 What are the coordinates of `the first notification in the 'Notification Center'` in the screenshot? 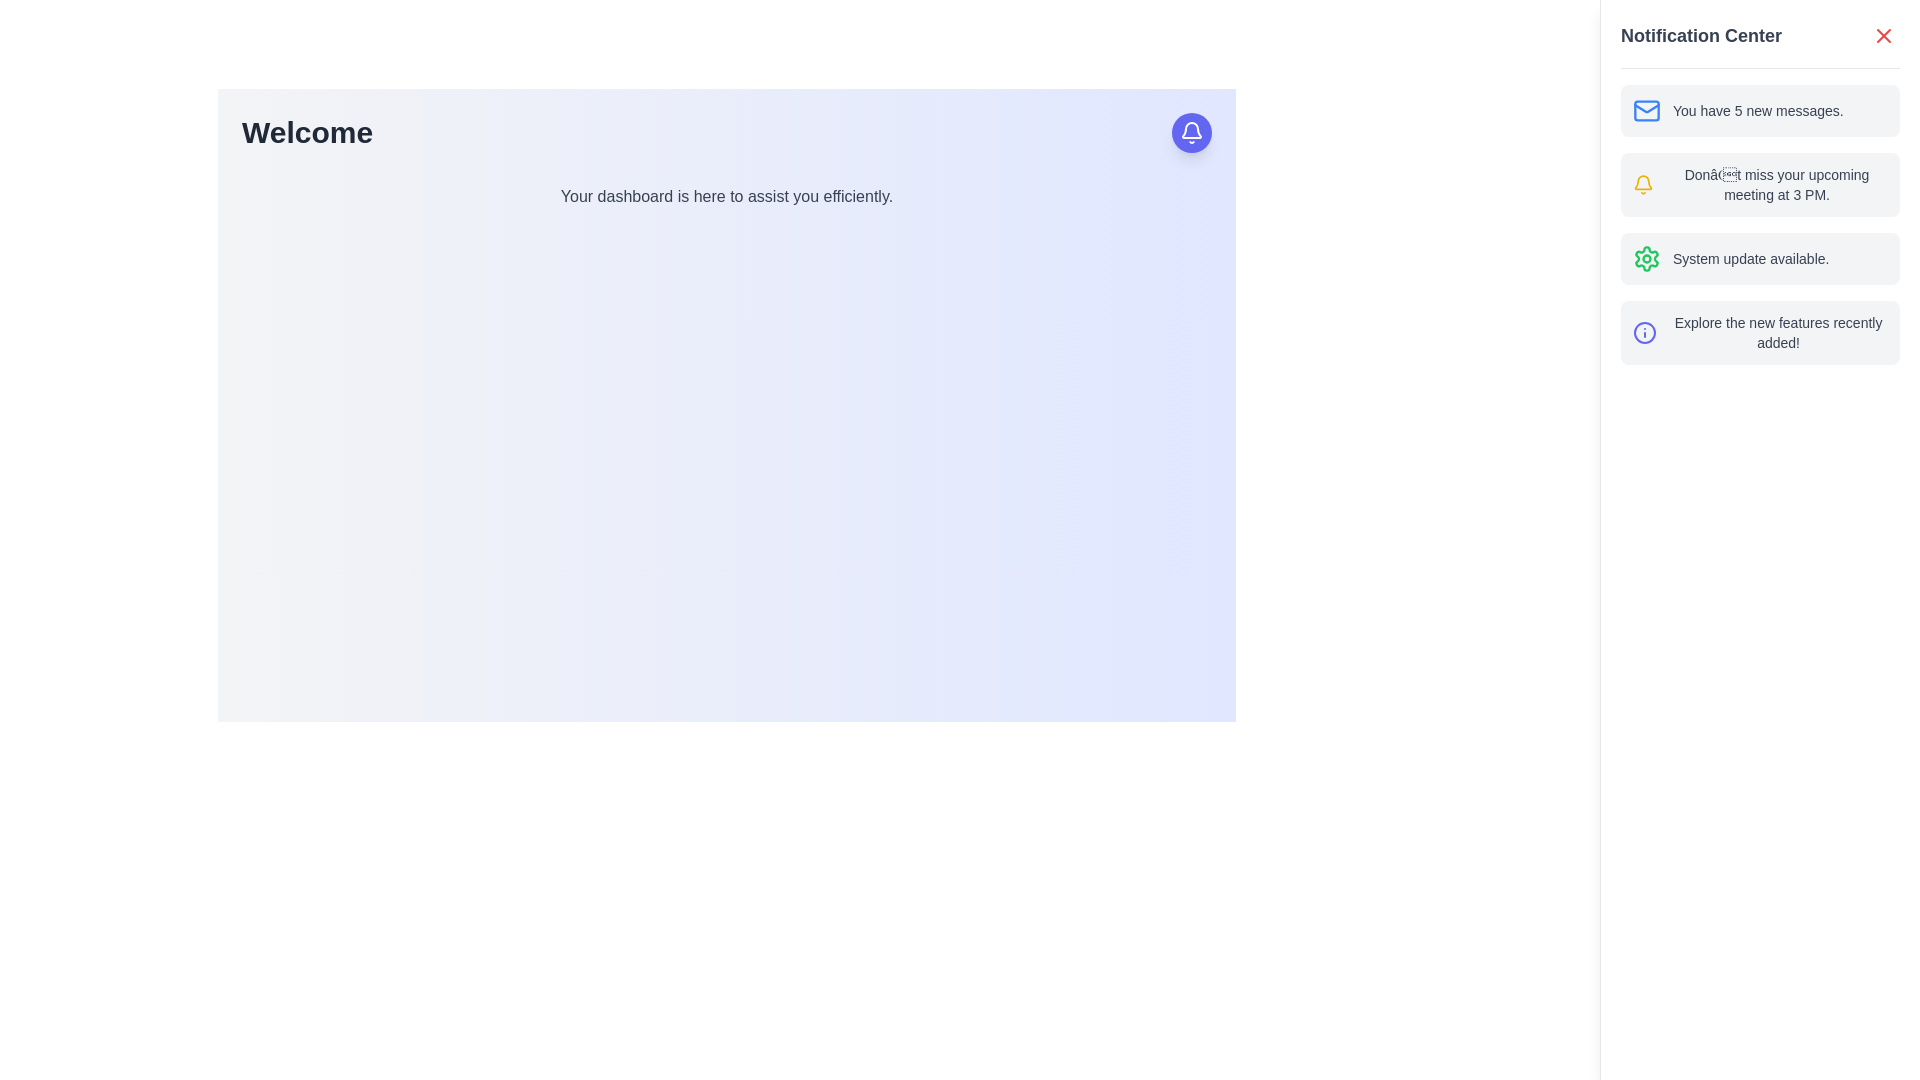 It's located at (1760, 111).